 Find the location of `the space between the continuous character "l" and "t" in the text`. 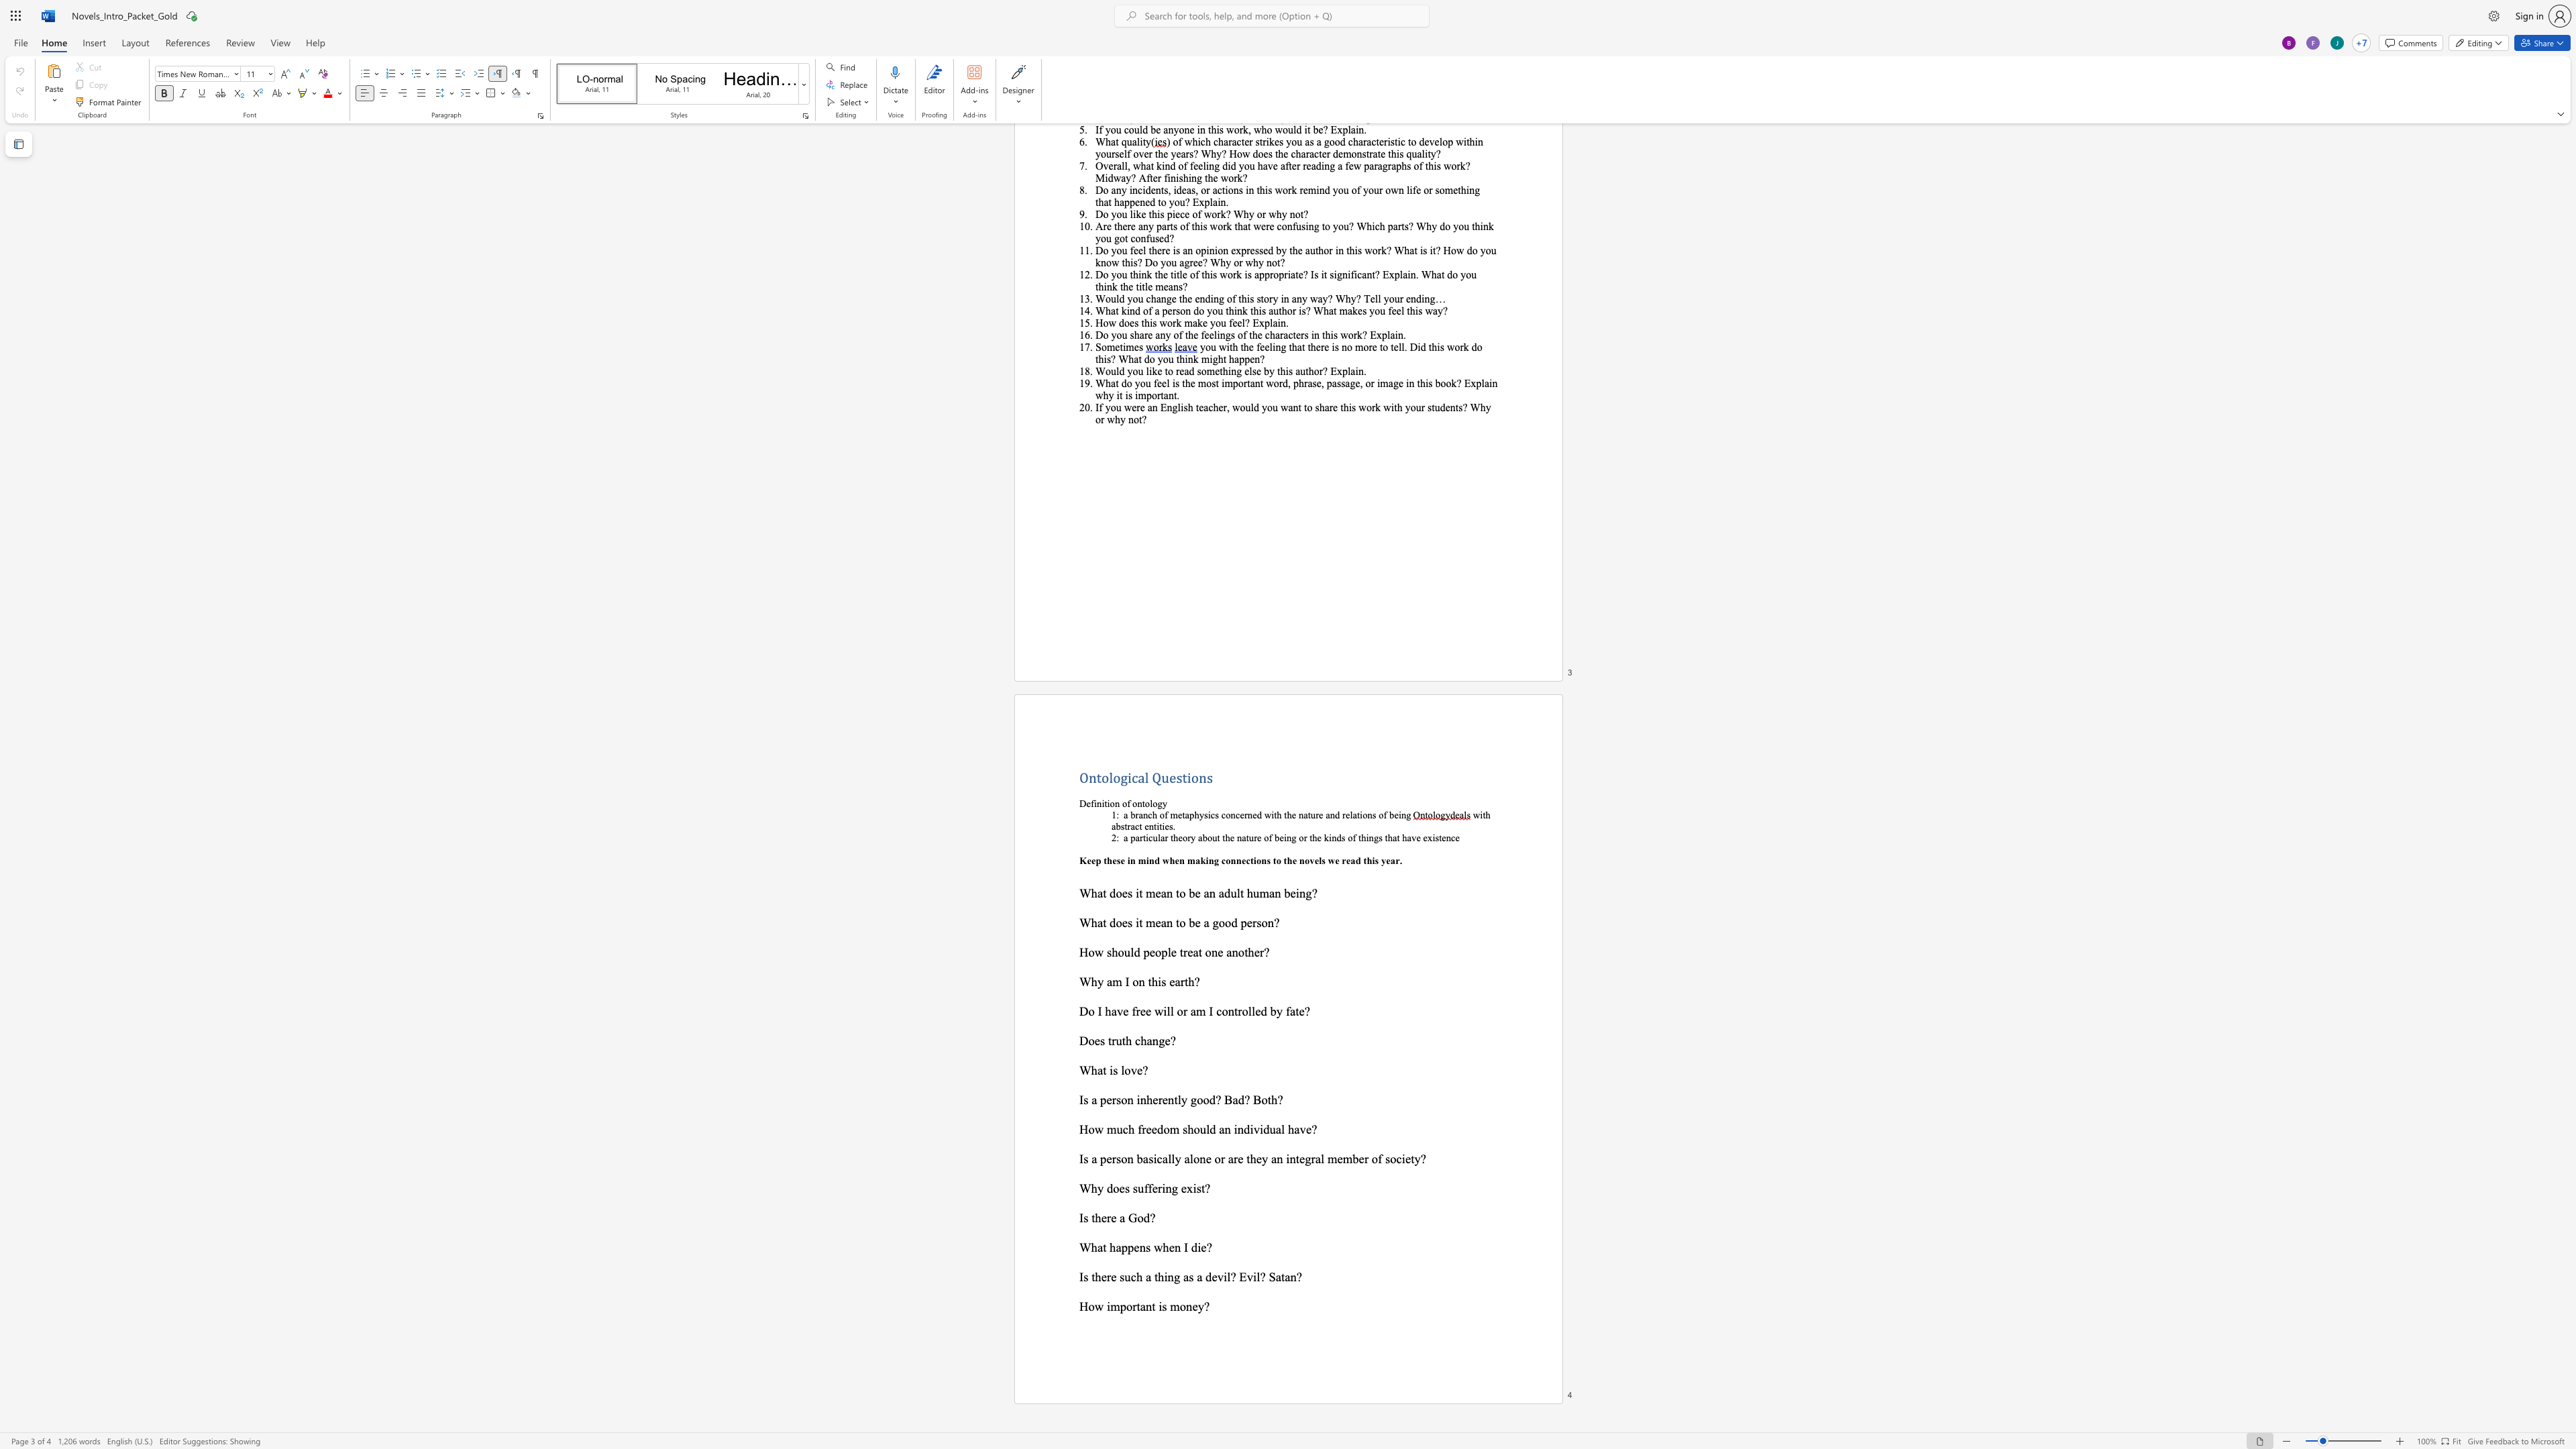

the space between the continuous character "l" and "t" in the text is located at coordinates (1238, 892).